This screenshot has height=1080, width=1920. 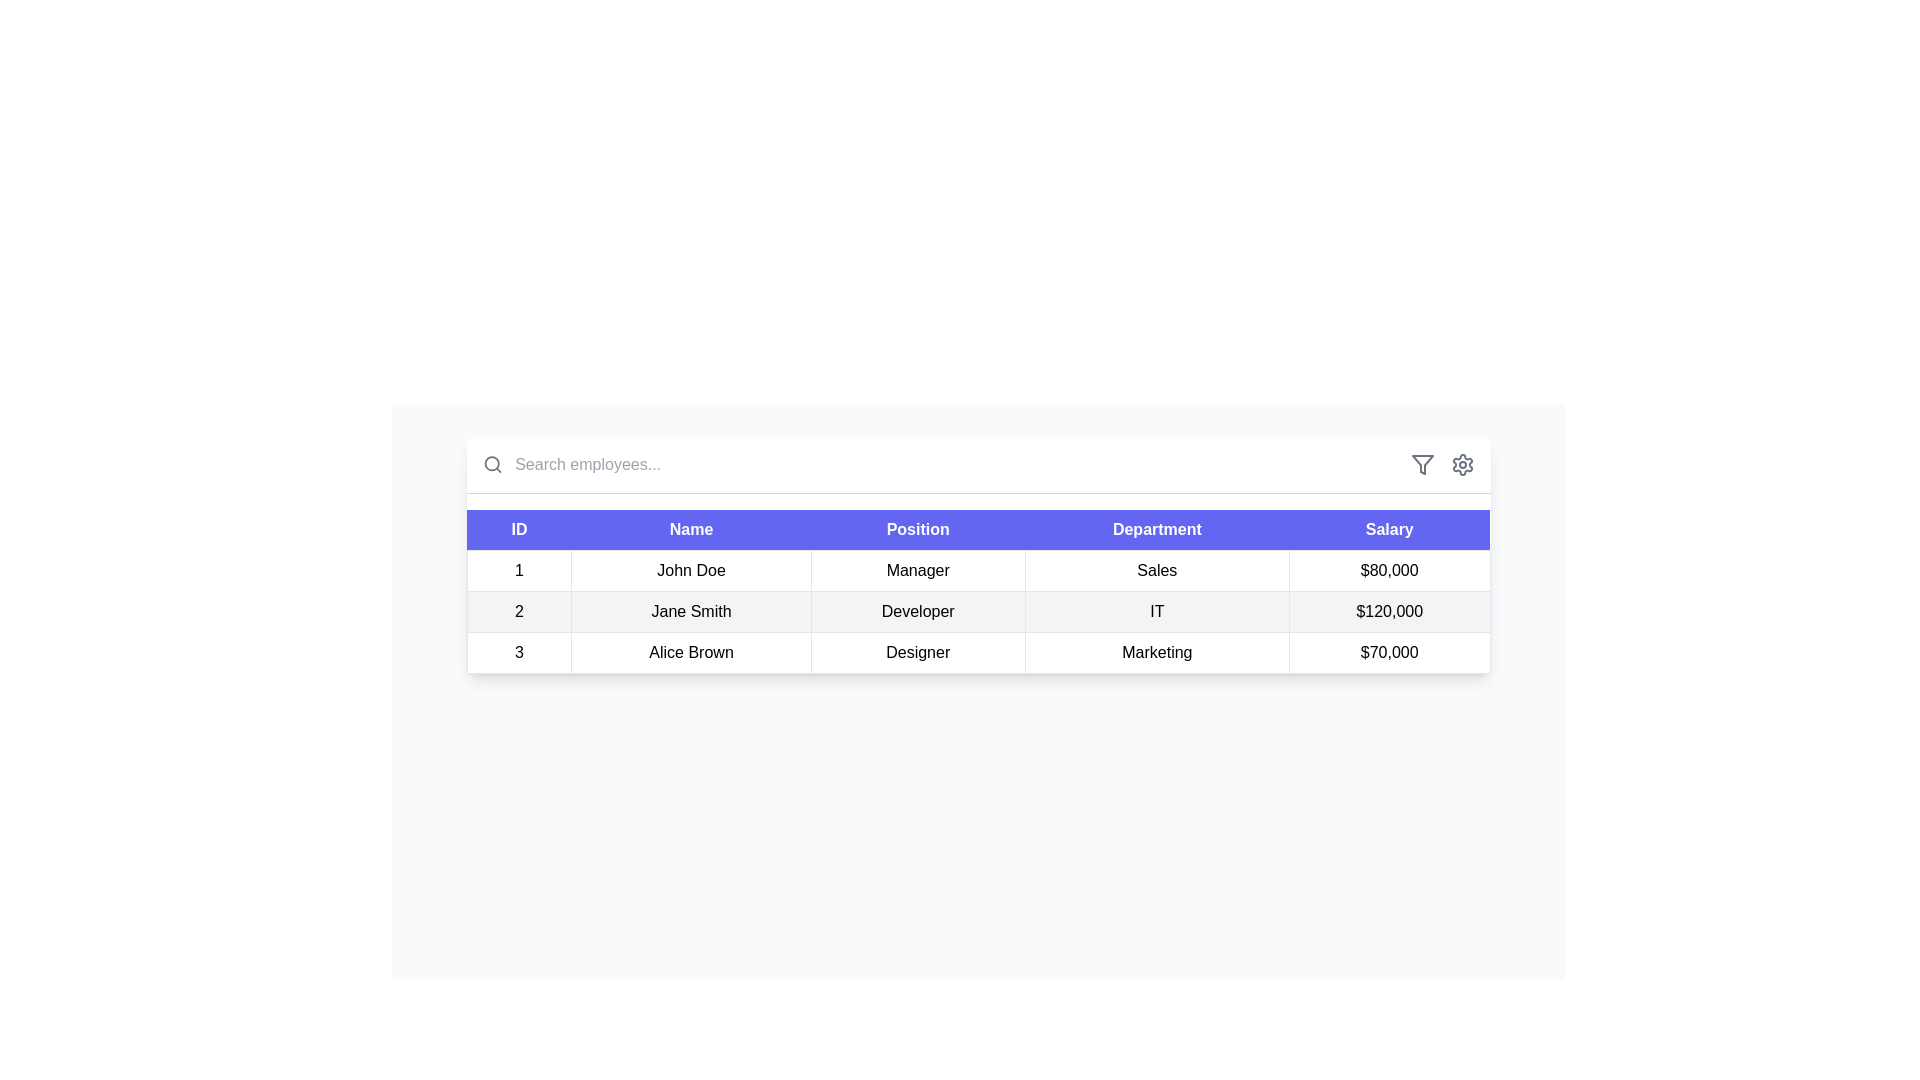 I want to click on on the third row of the data table displaying information about Alice Brown, so click(x=978, y=652).